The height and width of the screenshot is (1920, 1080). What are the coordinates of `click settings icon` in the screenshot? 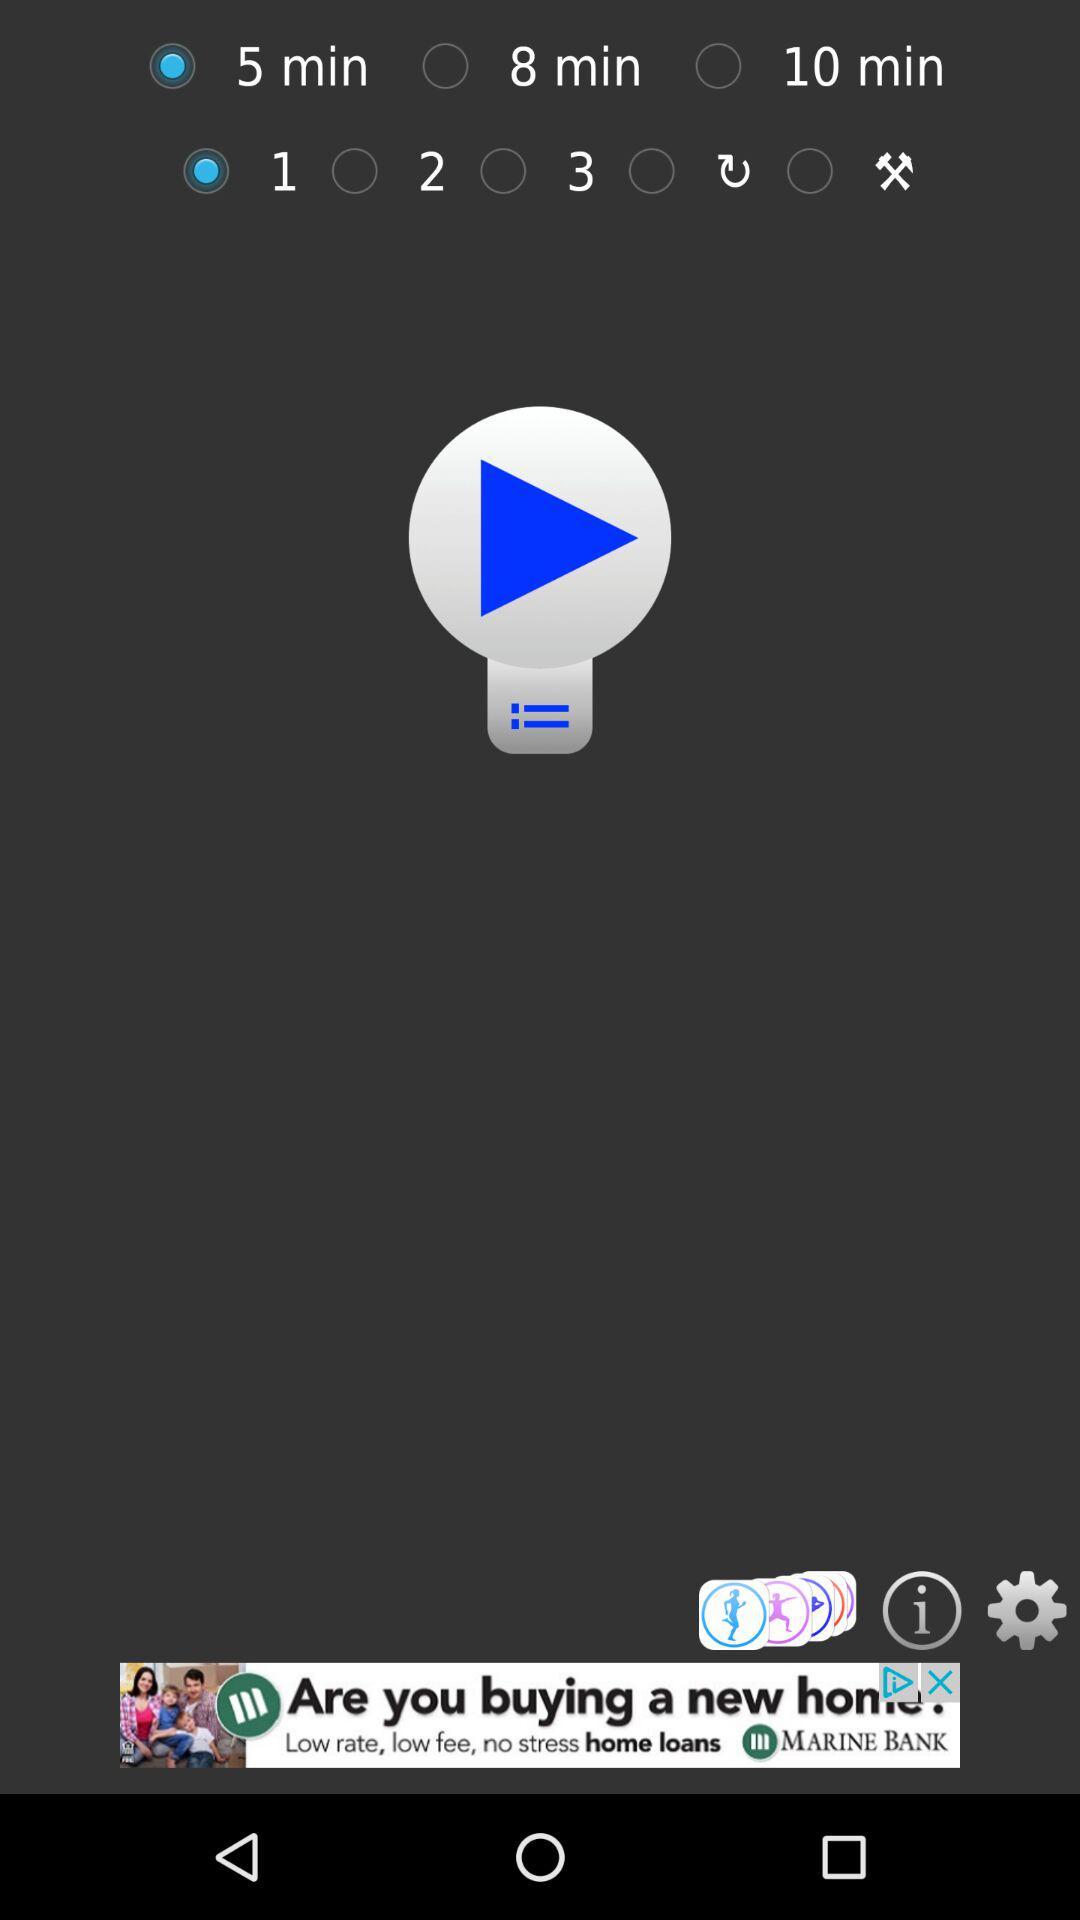 It's located at (1027, 1610).